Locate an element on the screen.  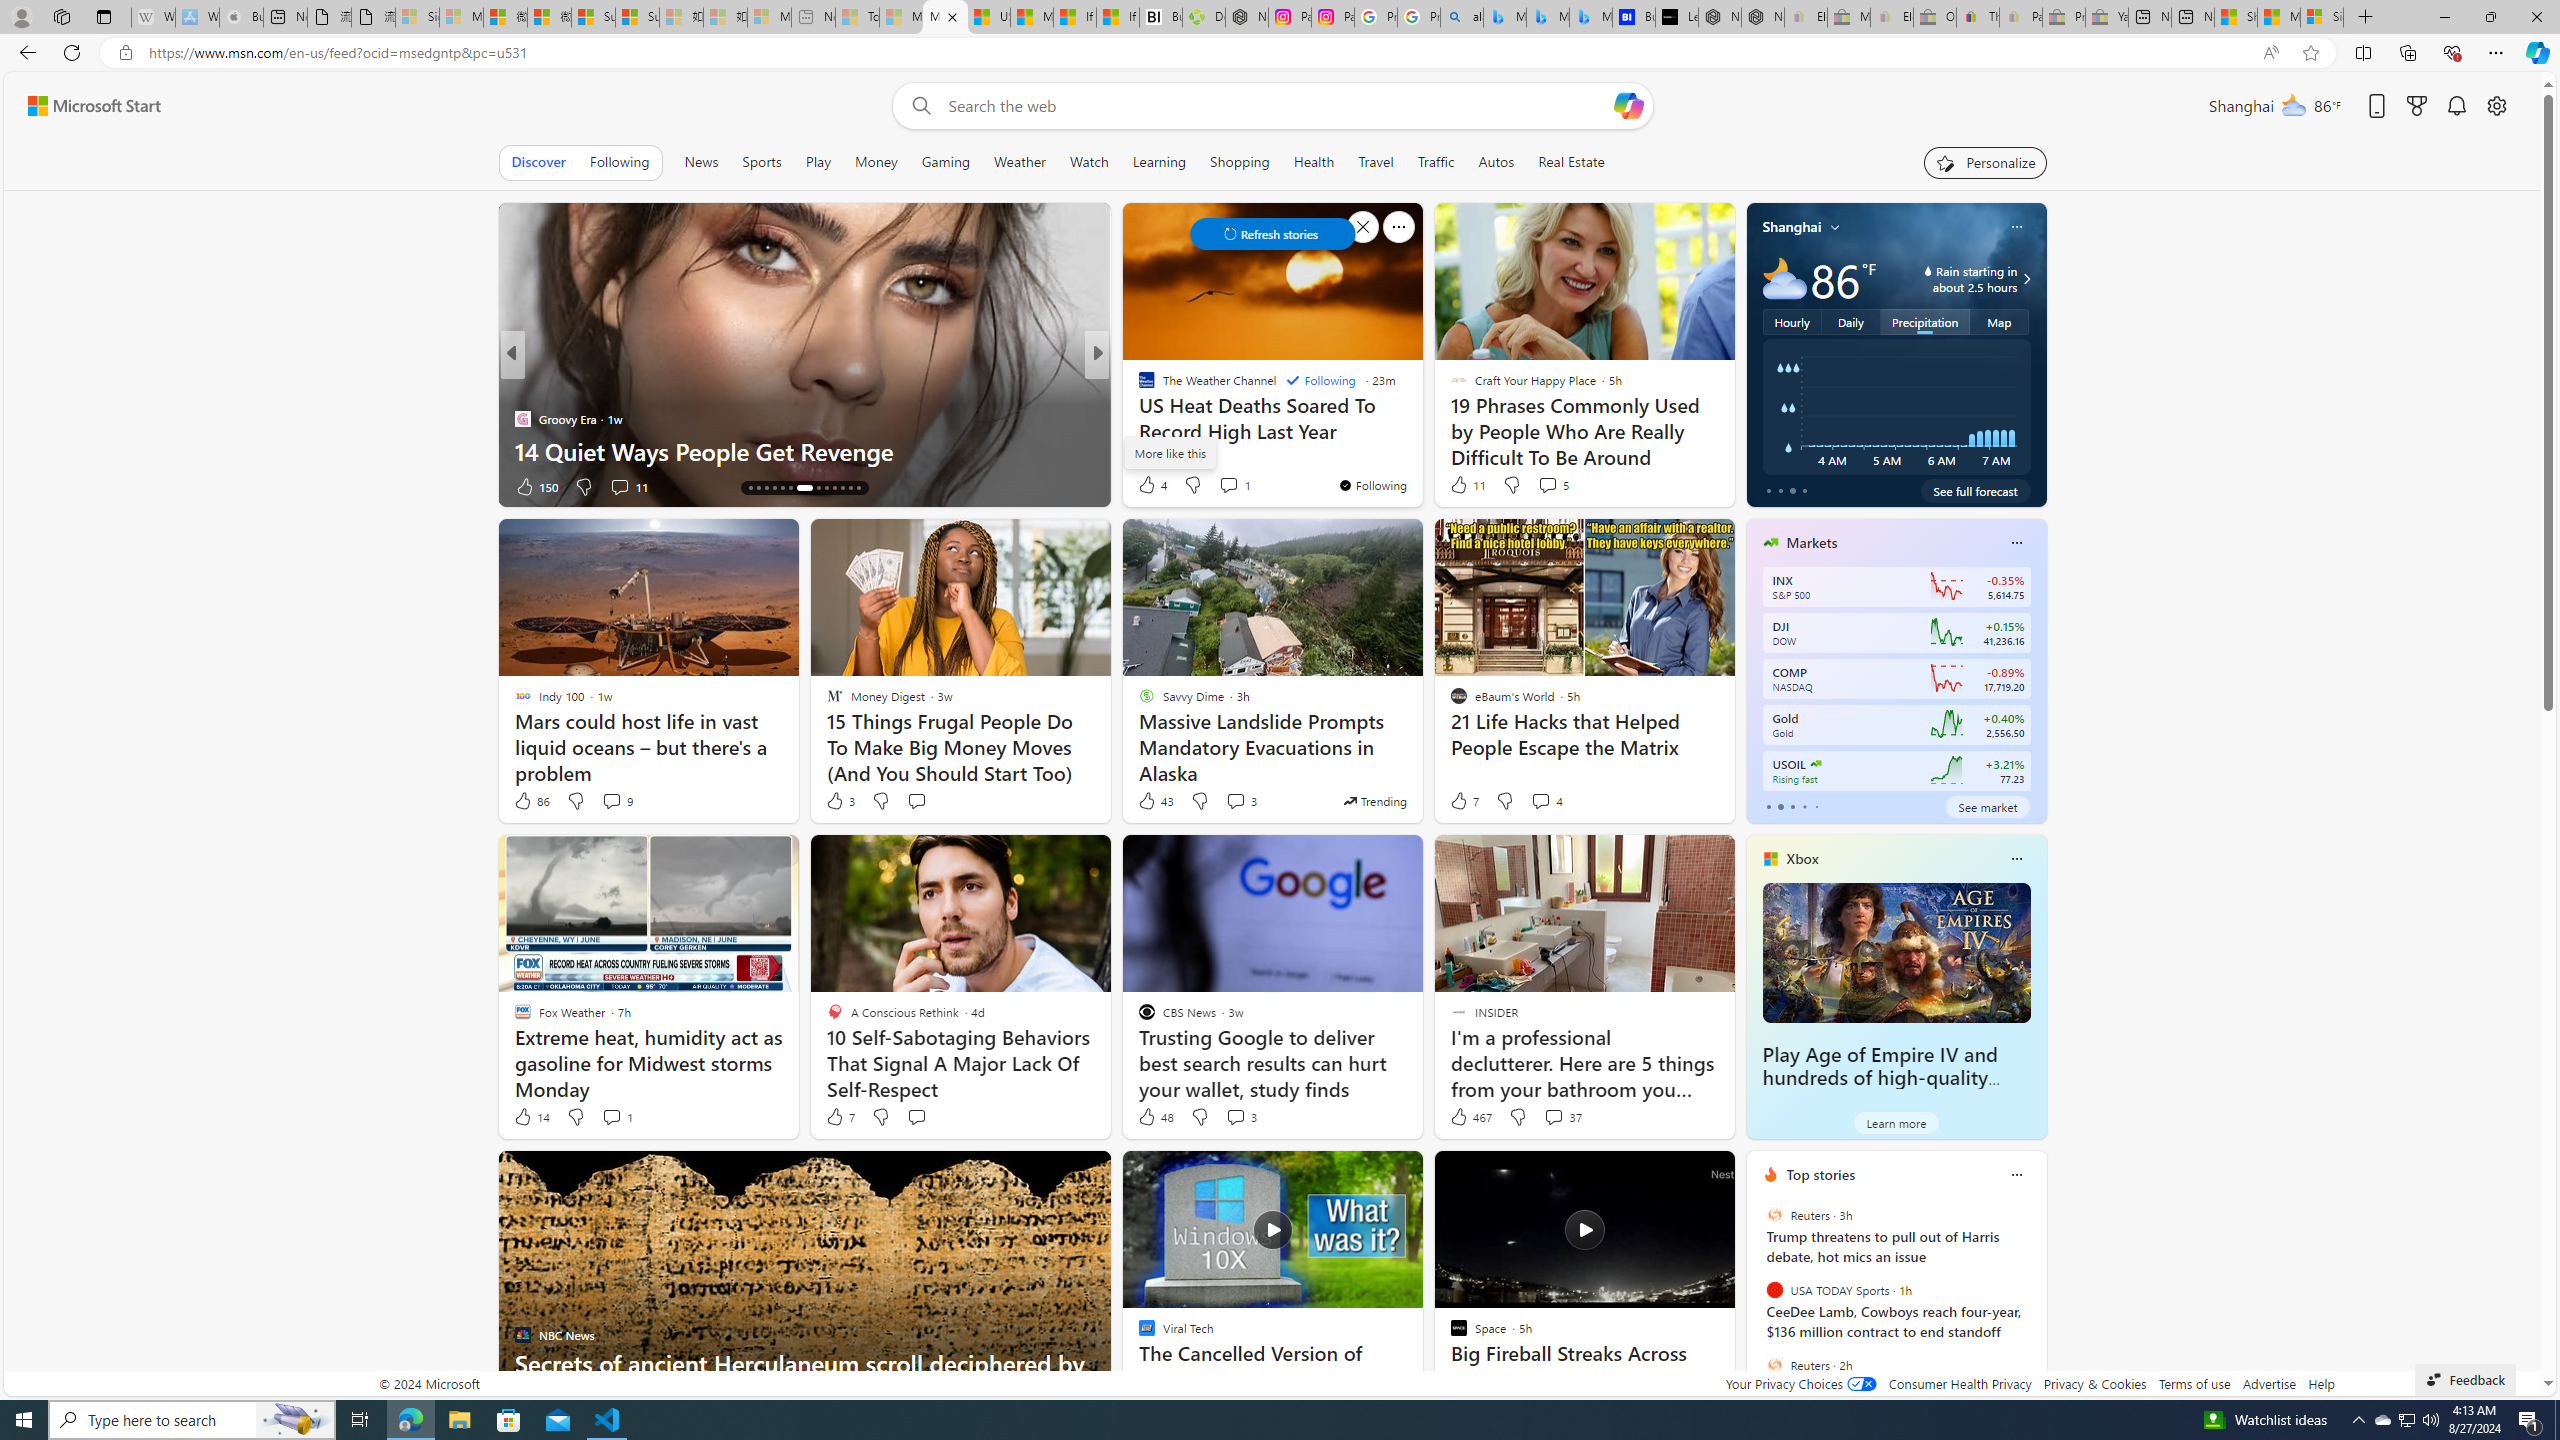
'Refresh' is located at coordinates (70, 51).